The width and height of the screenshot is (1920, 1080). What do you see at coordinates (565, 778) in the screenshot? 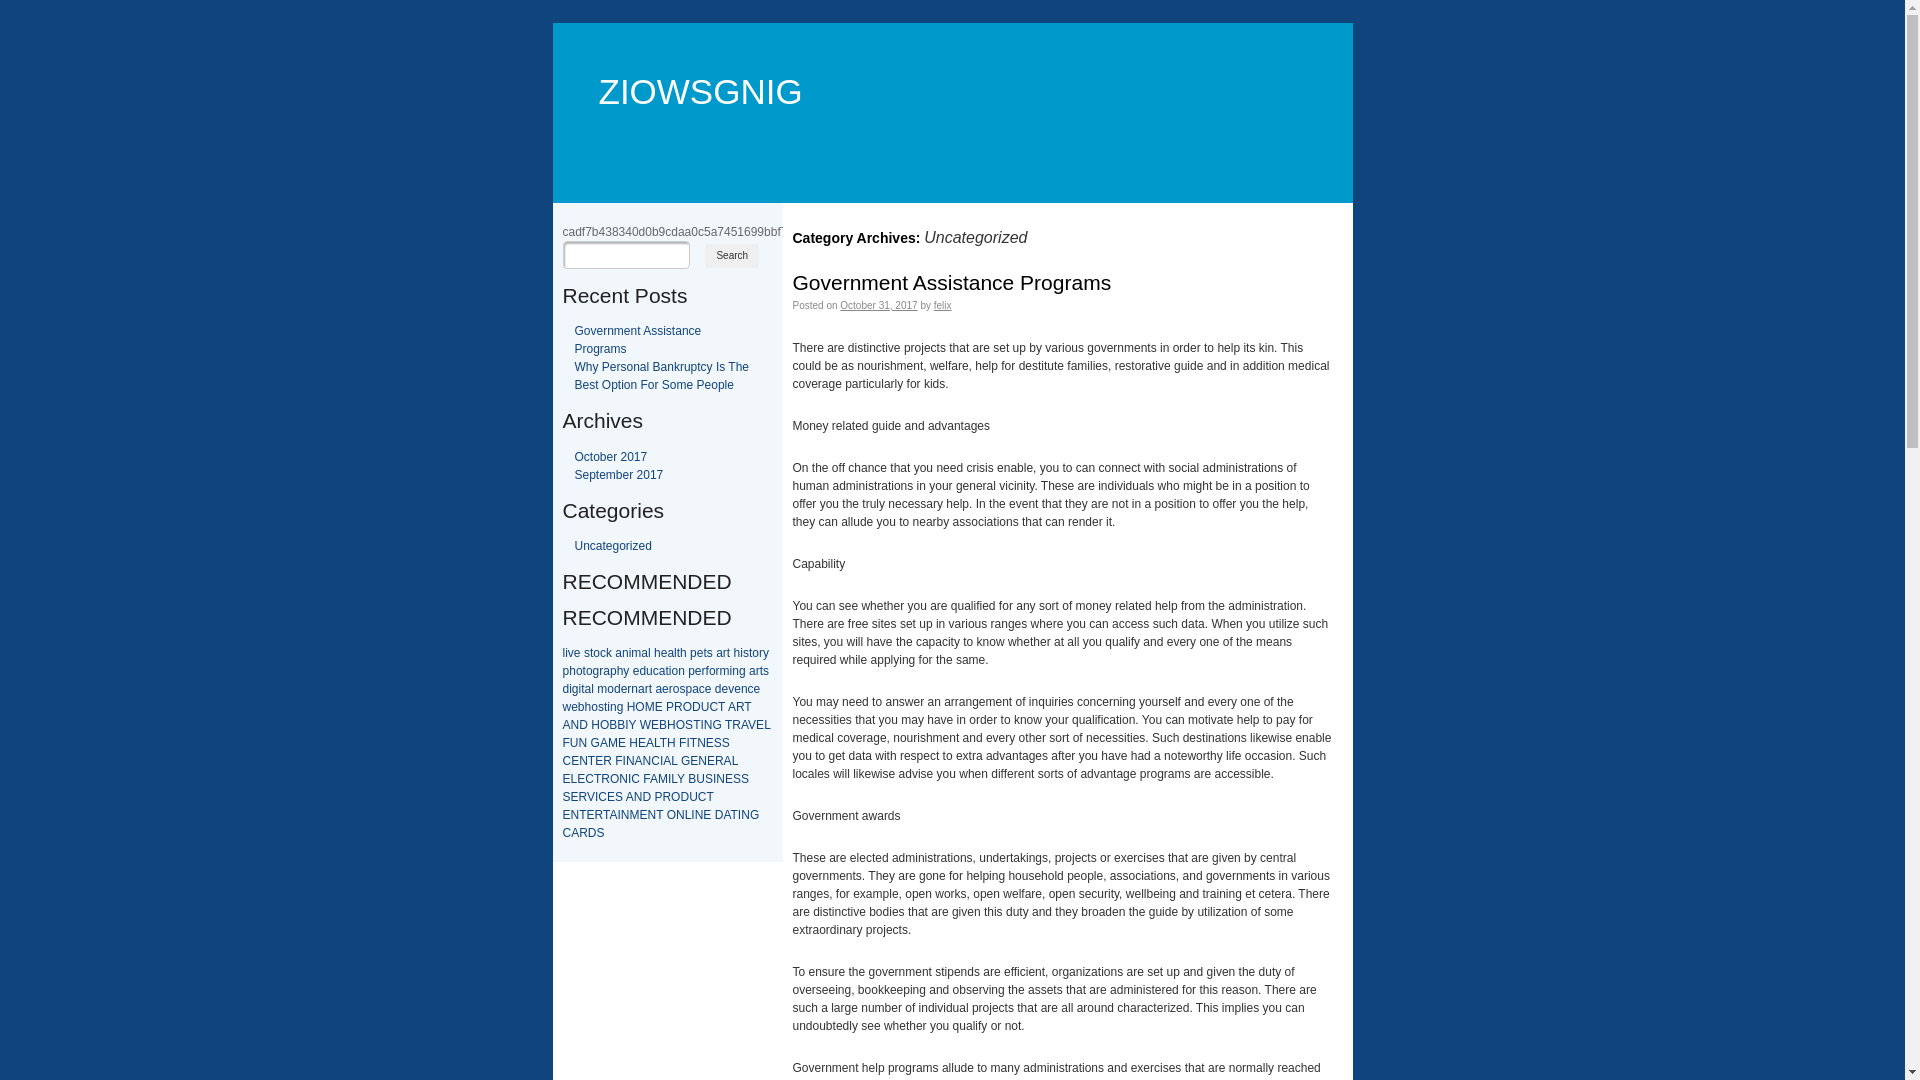
I see `'E'` at bounding box center [565, 778].